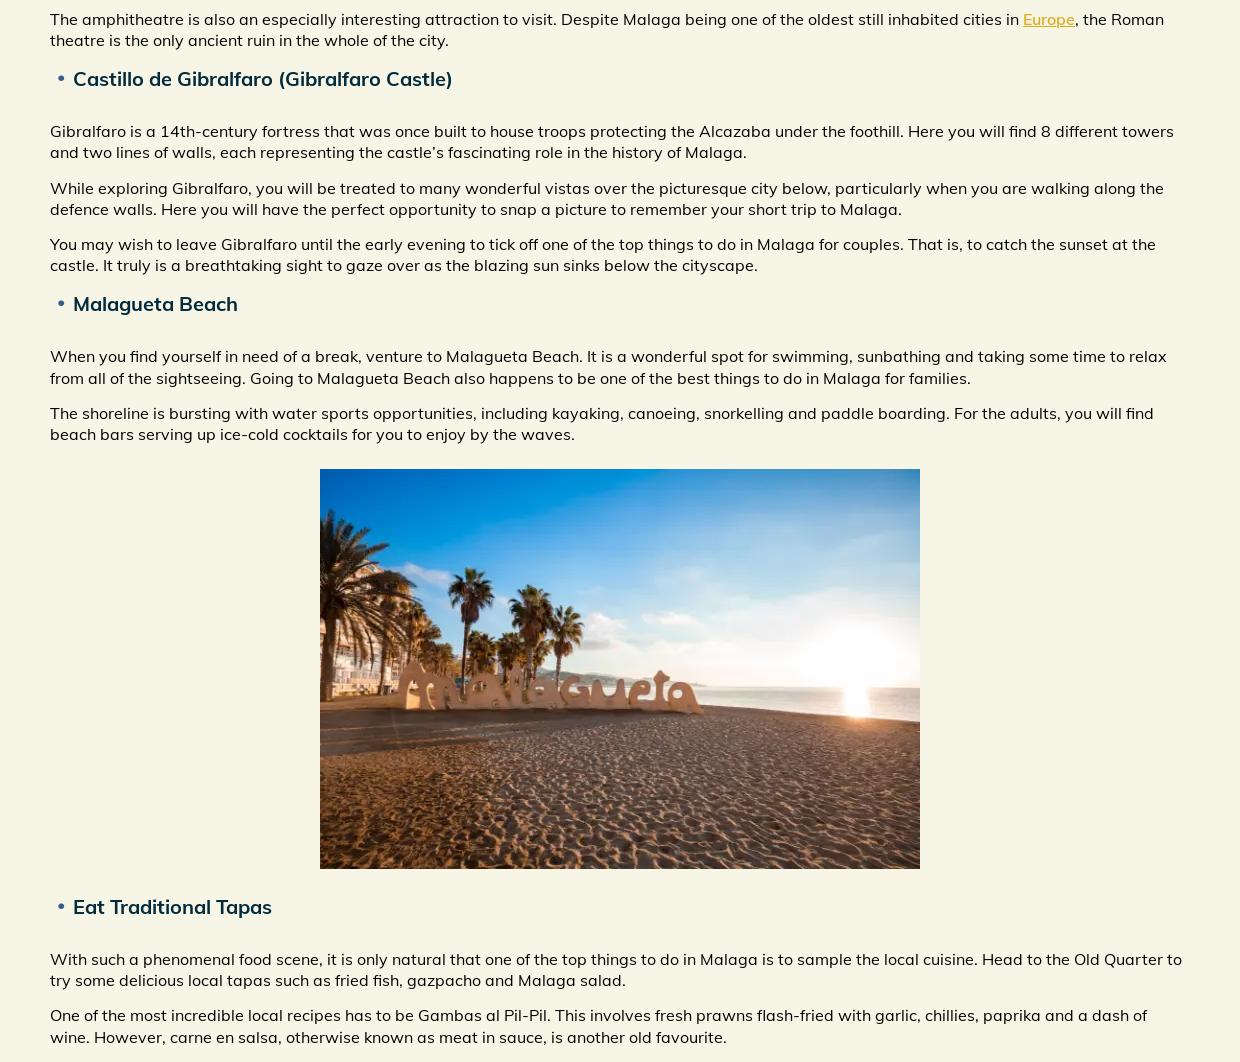 The width and height of the screenshot is (1240, 1062). I want to click on 'You may wish to leave Gibralfaro until the early evening to tick off one of the top things to do in Malaga for couples. That is, to catch the sunset at the castle. It truly is a breathtaking sight to gaze over as the blazing sun sinks below the cityscape.', so click(603, 254).